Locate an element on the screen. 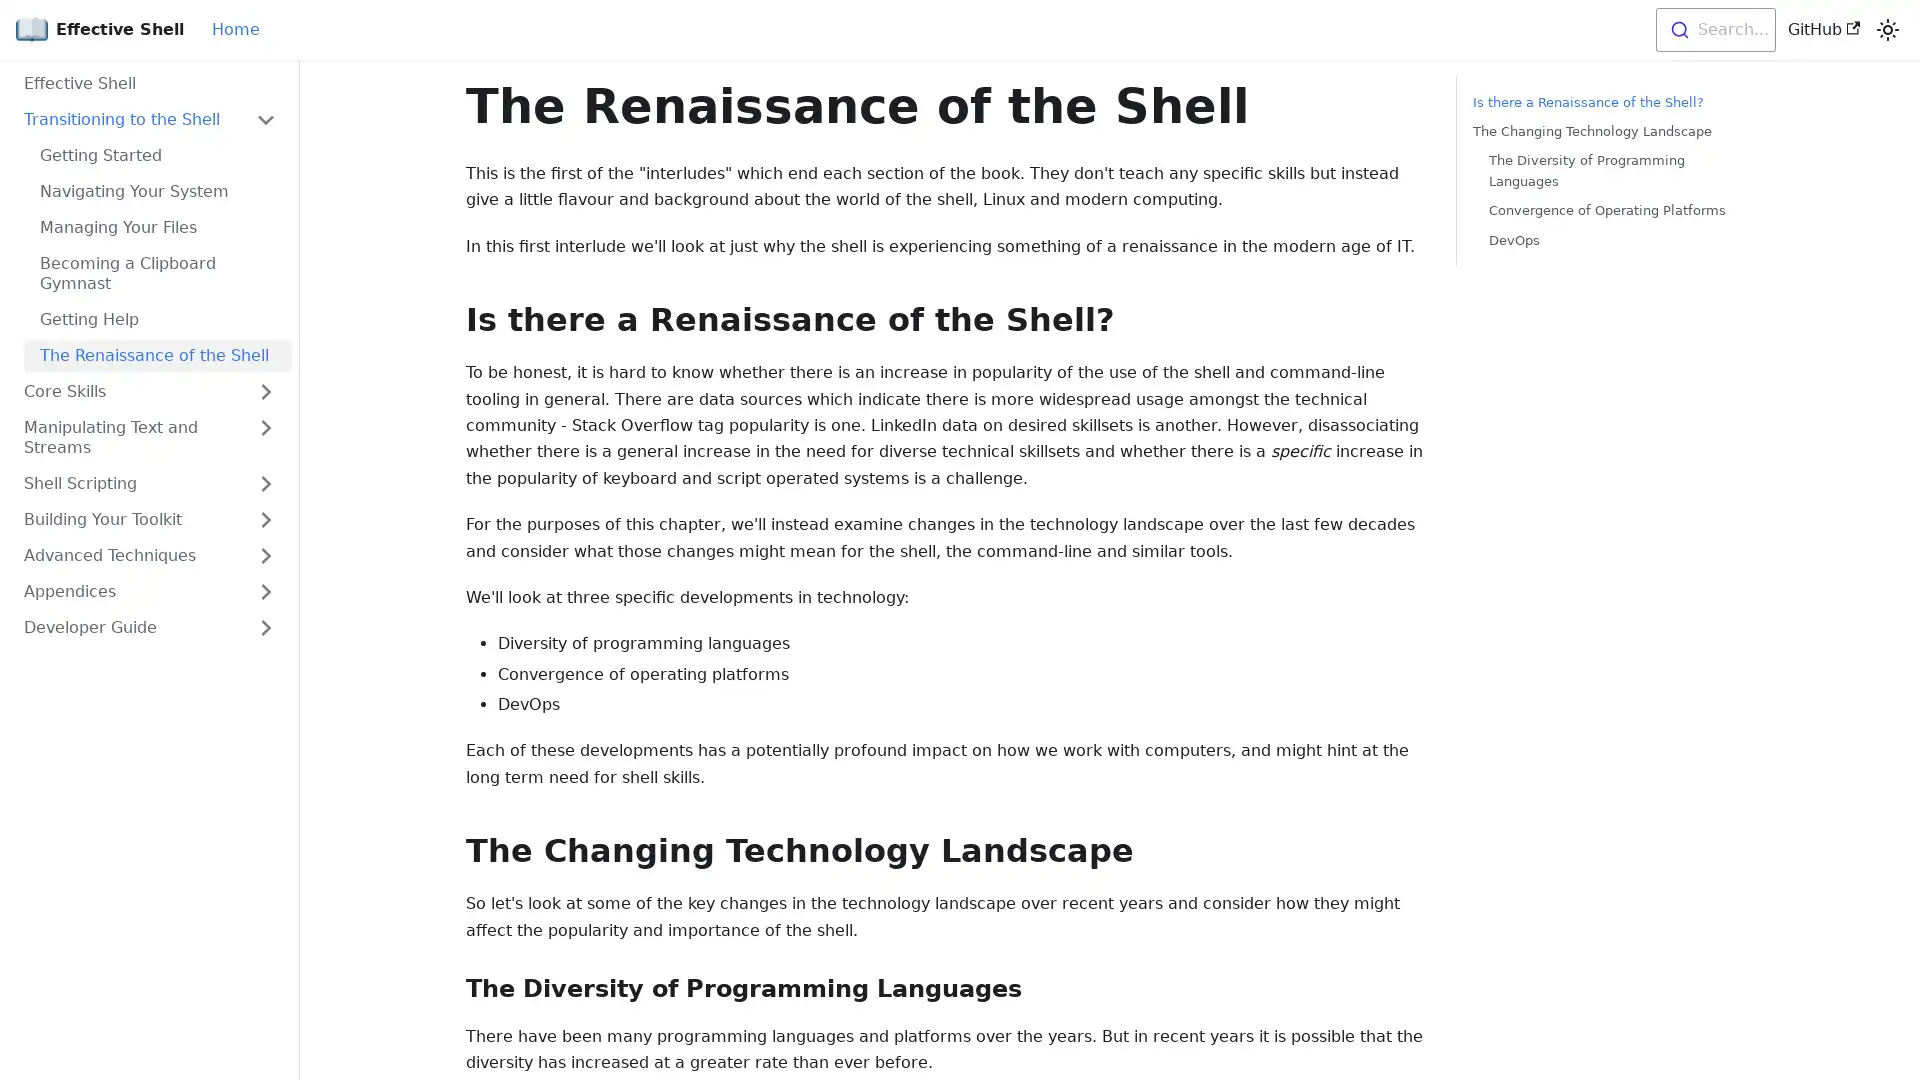  Toggle the collapsible sidebar category 'Building Your Toolkit' is located at coordinates (264, 519).